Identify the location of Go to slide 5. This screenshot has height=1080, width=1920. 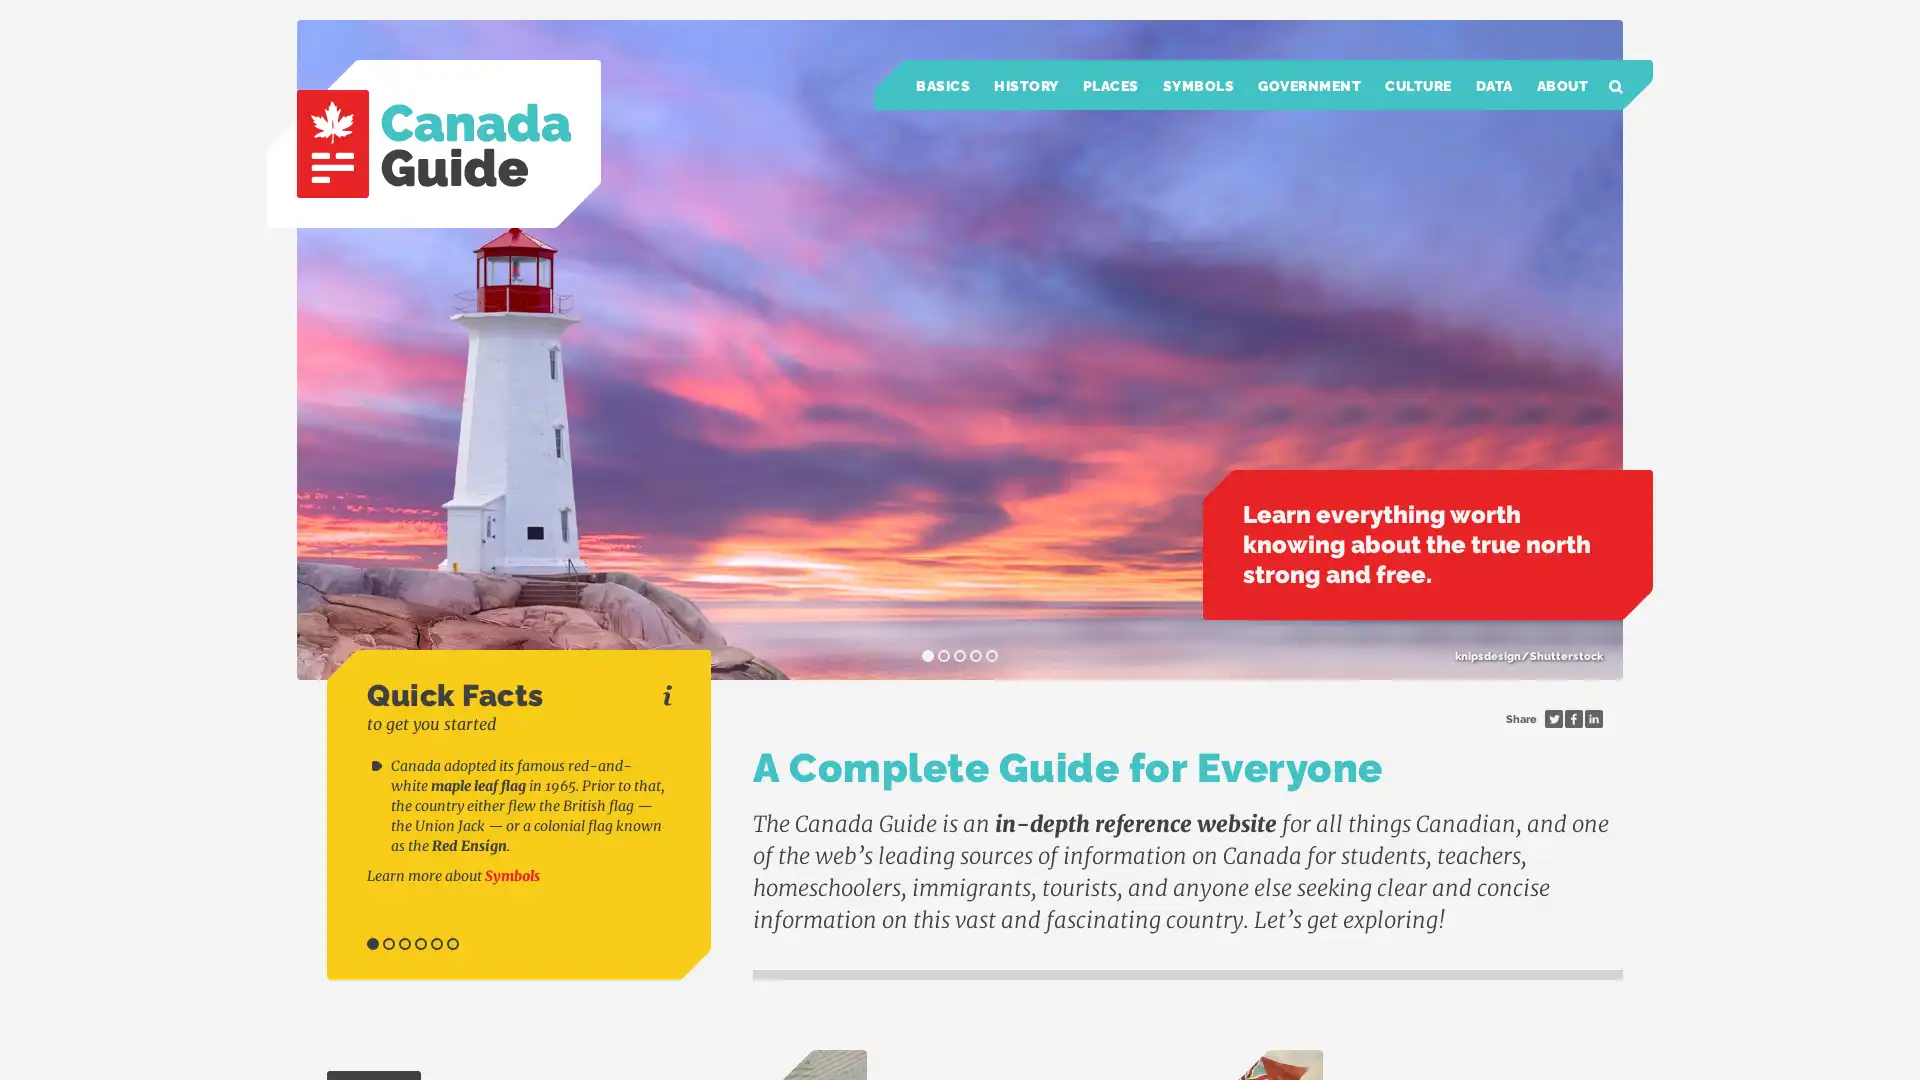
(992, 655).